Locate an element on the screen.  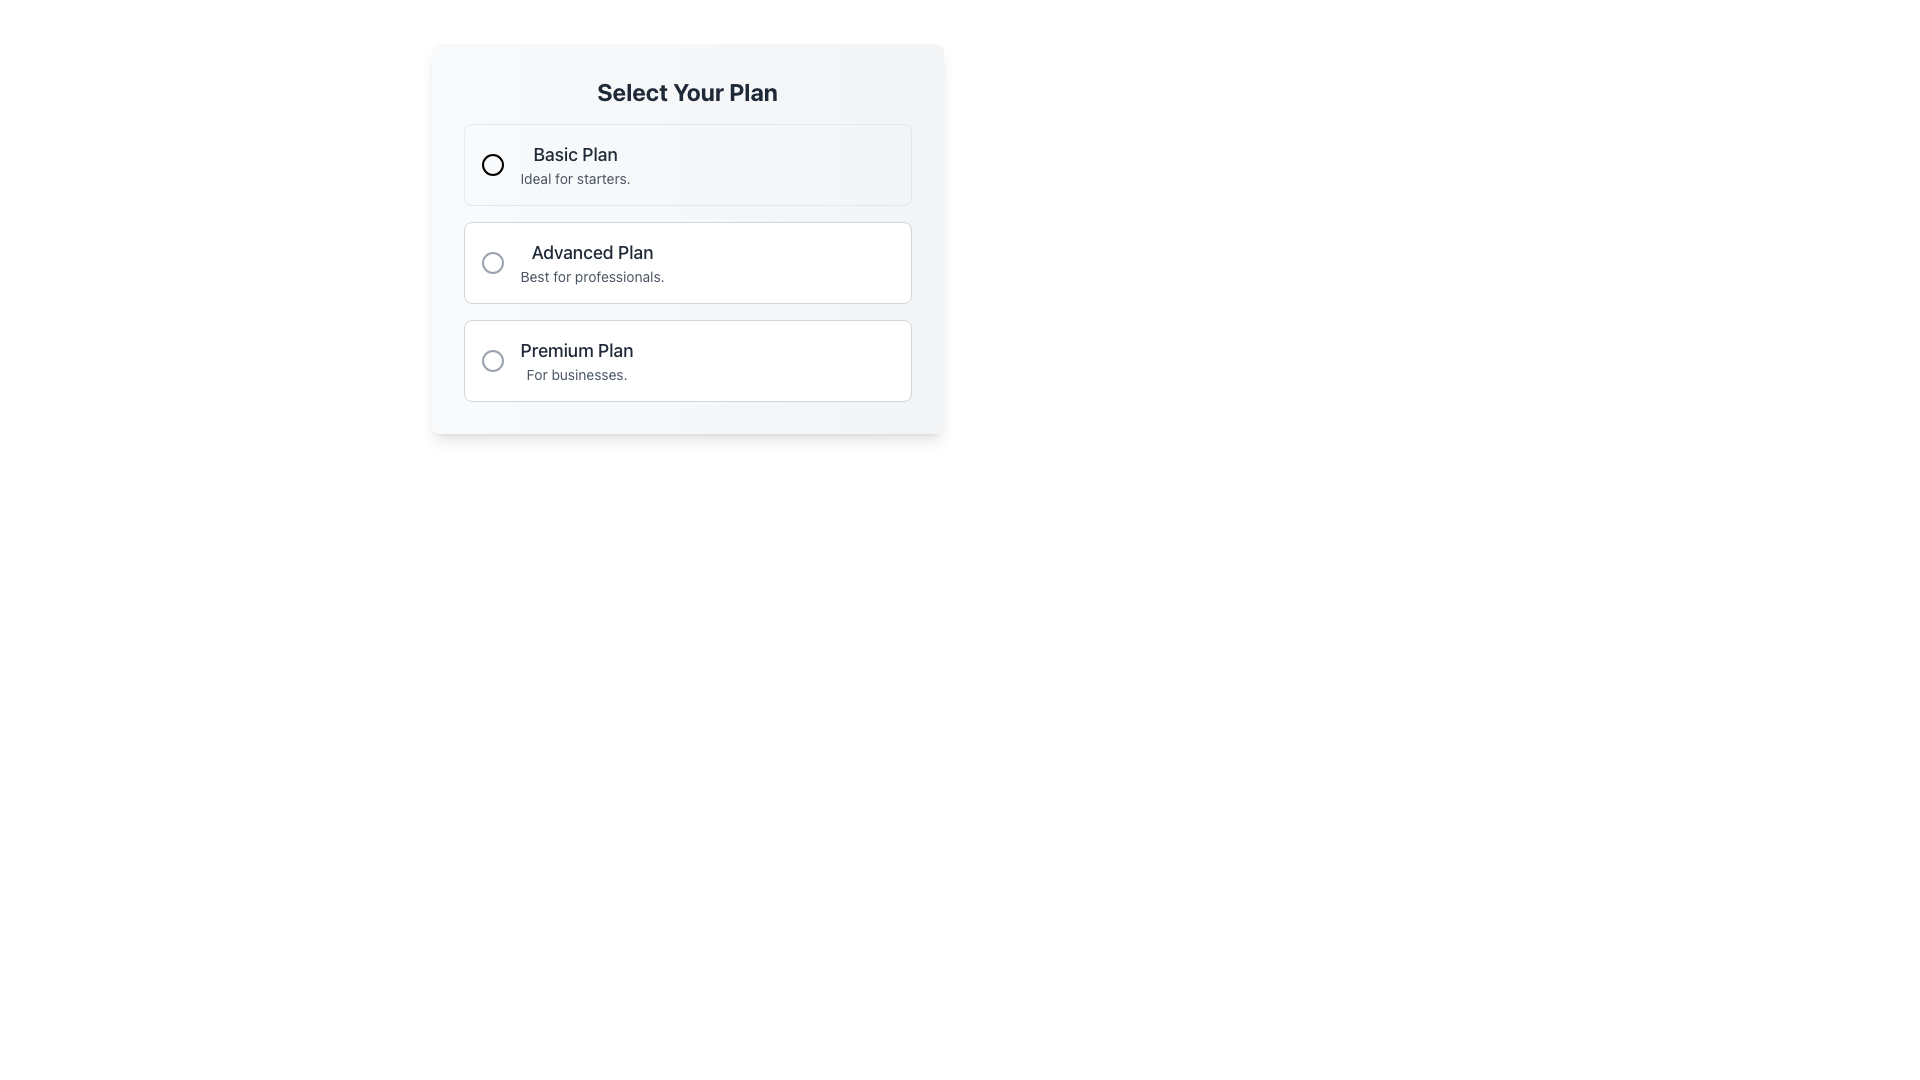
the Circle SVG element that serves as a decorative marker adjacent to the 'Advanced Plan' text is located at coordinates (492, 261).